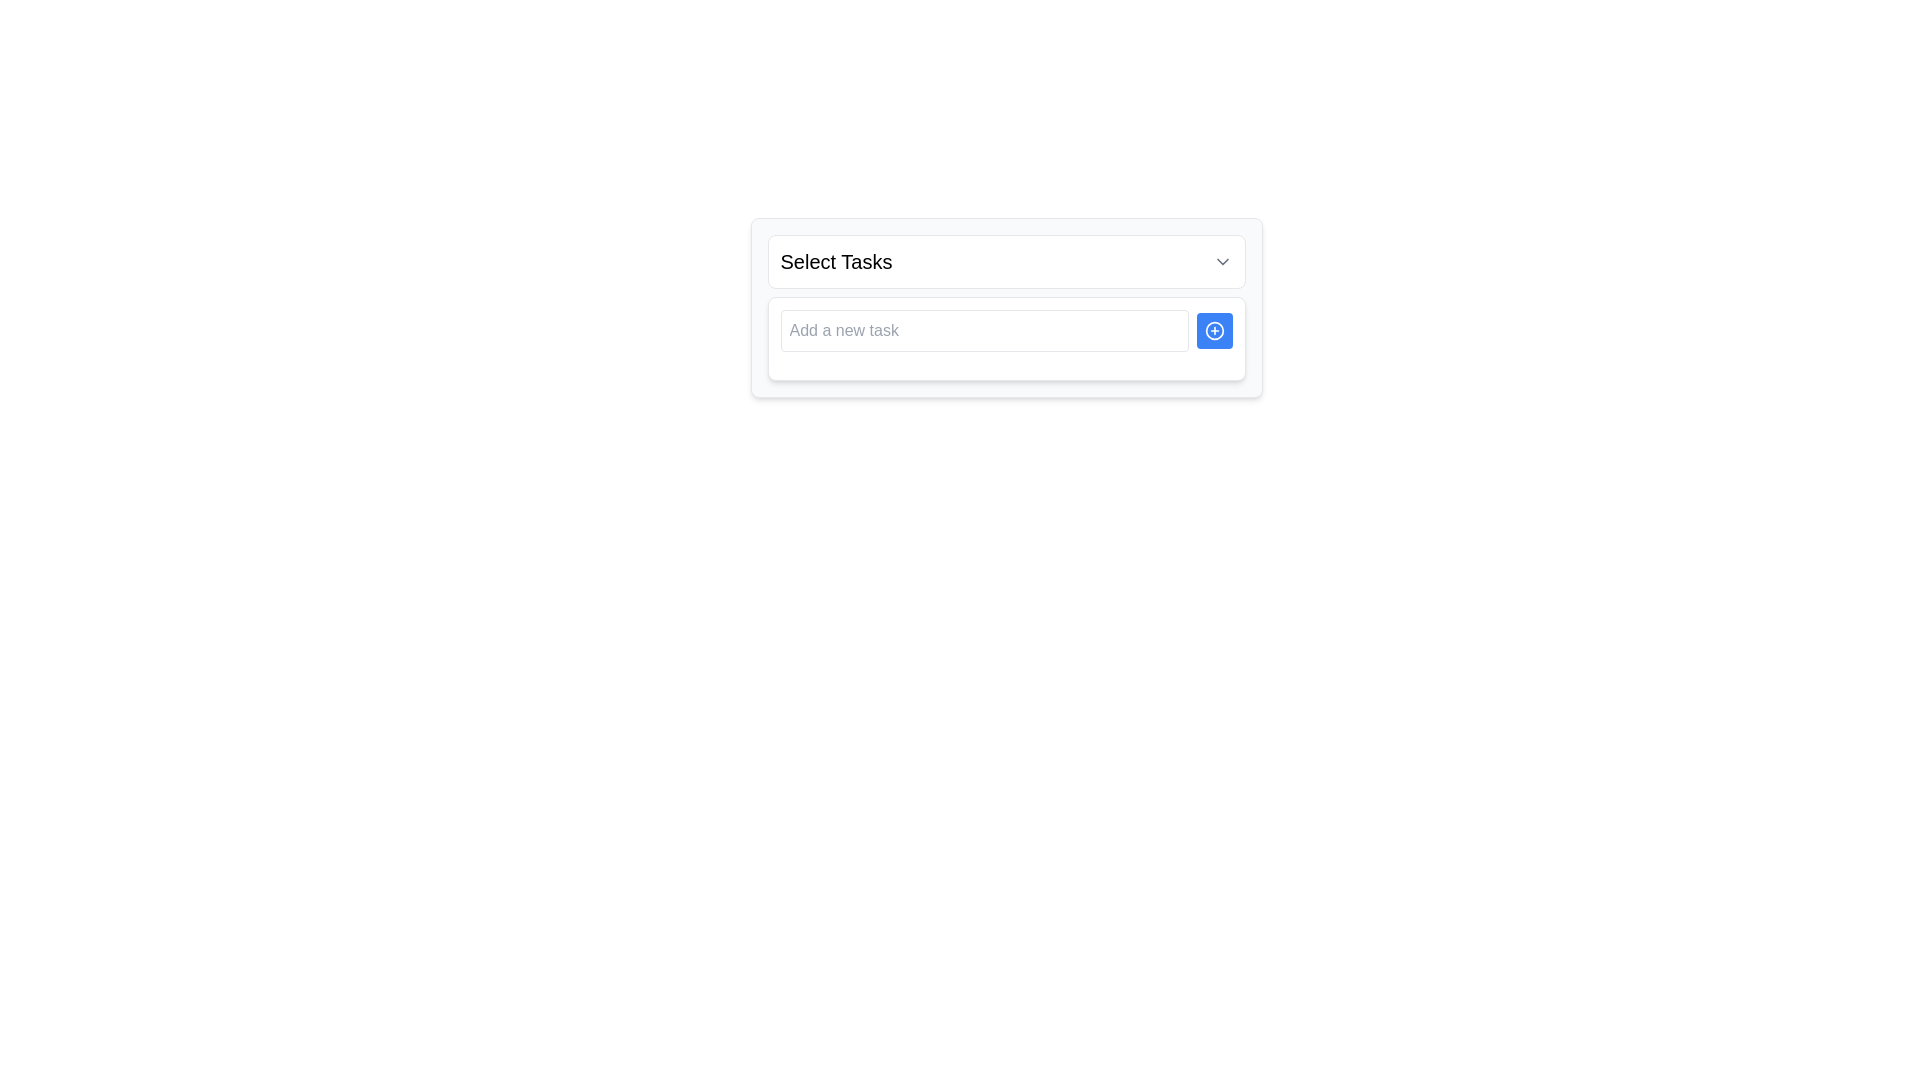  I want to click on the blue circular button with a white plus symbol inside, so click(1213, 330).